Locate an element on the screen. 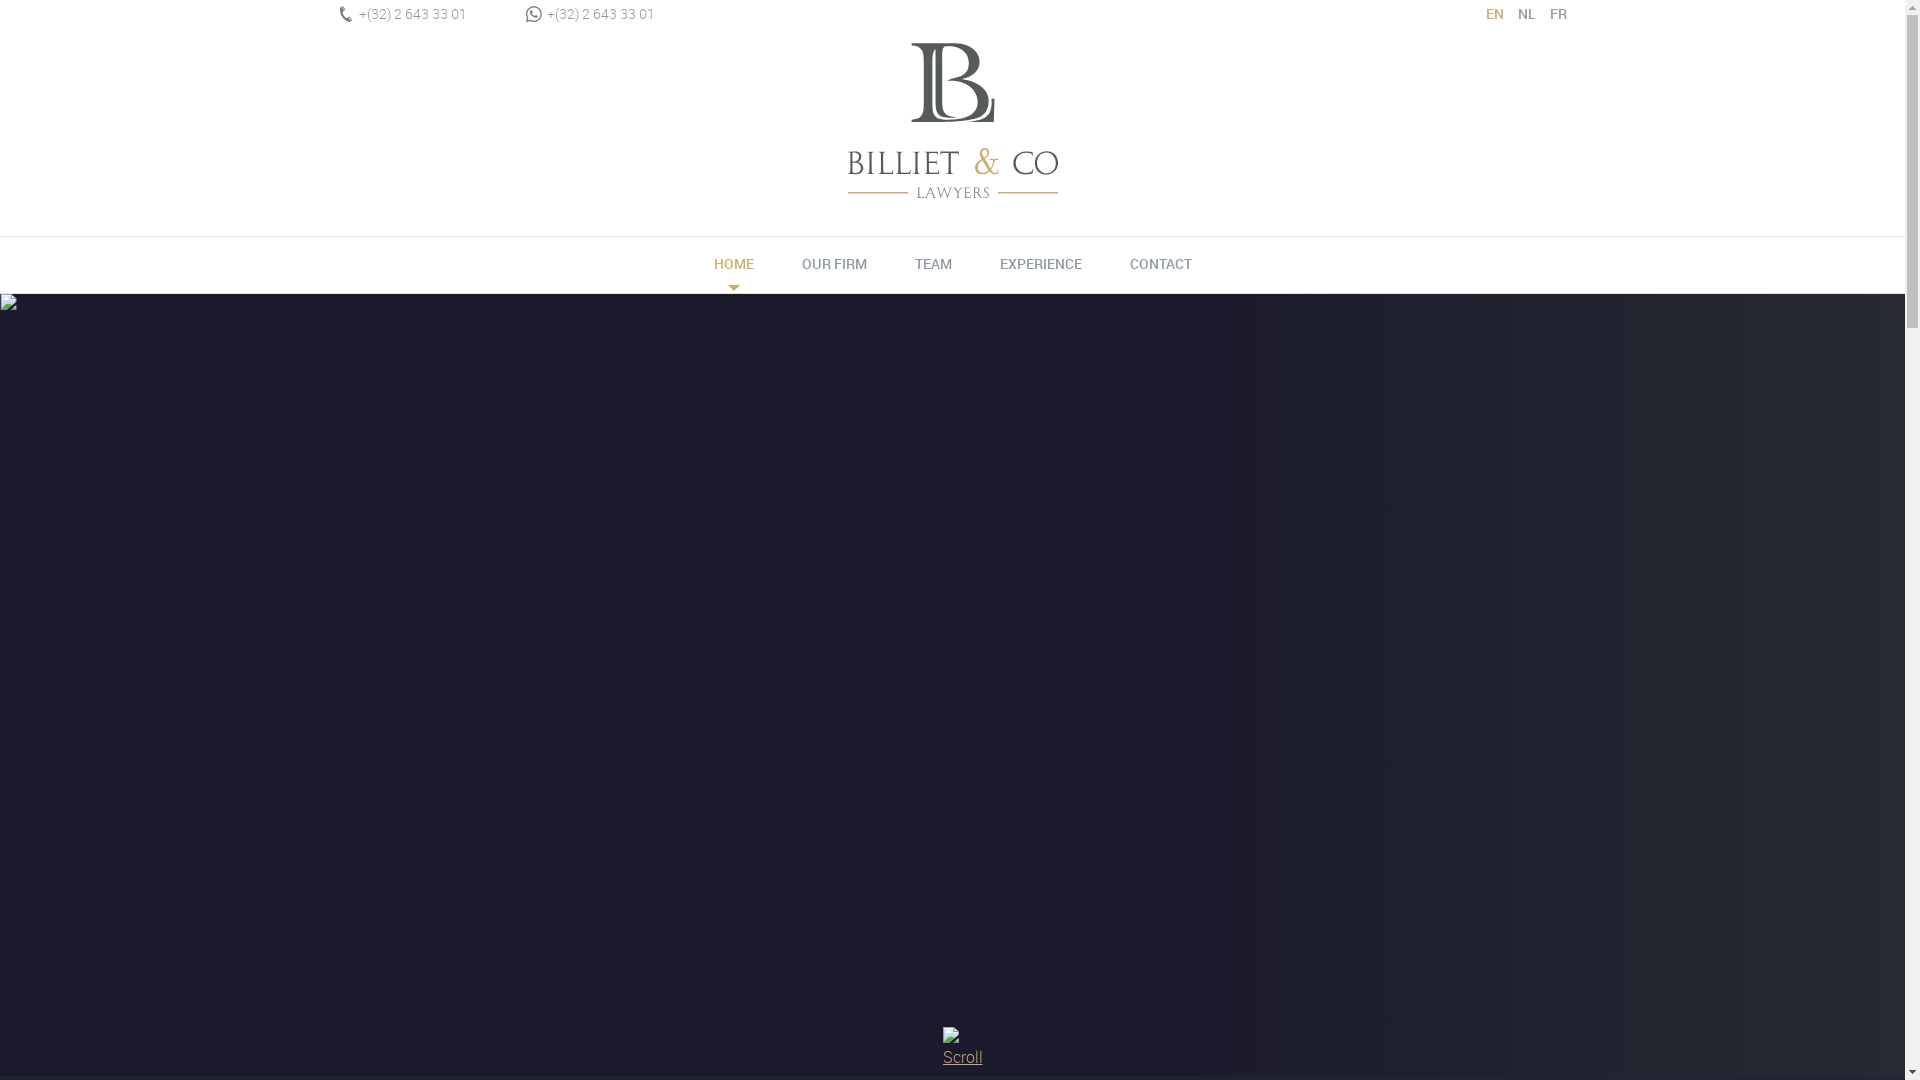 The image size is (1920, 1080). 'Scroll down' is located at coordinates (950, 1043).